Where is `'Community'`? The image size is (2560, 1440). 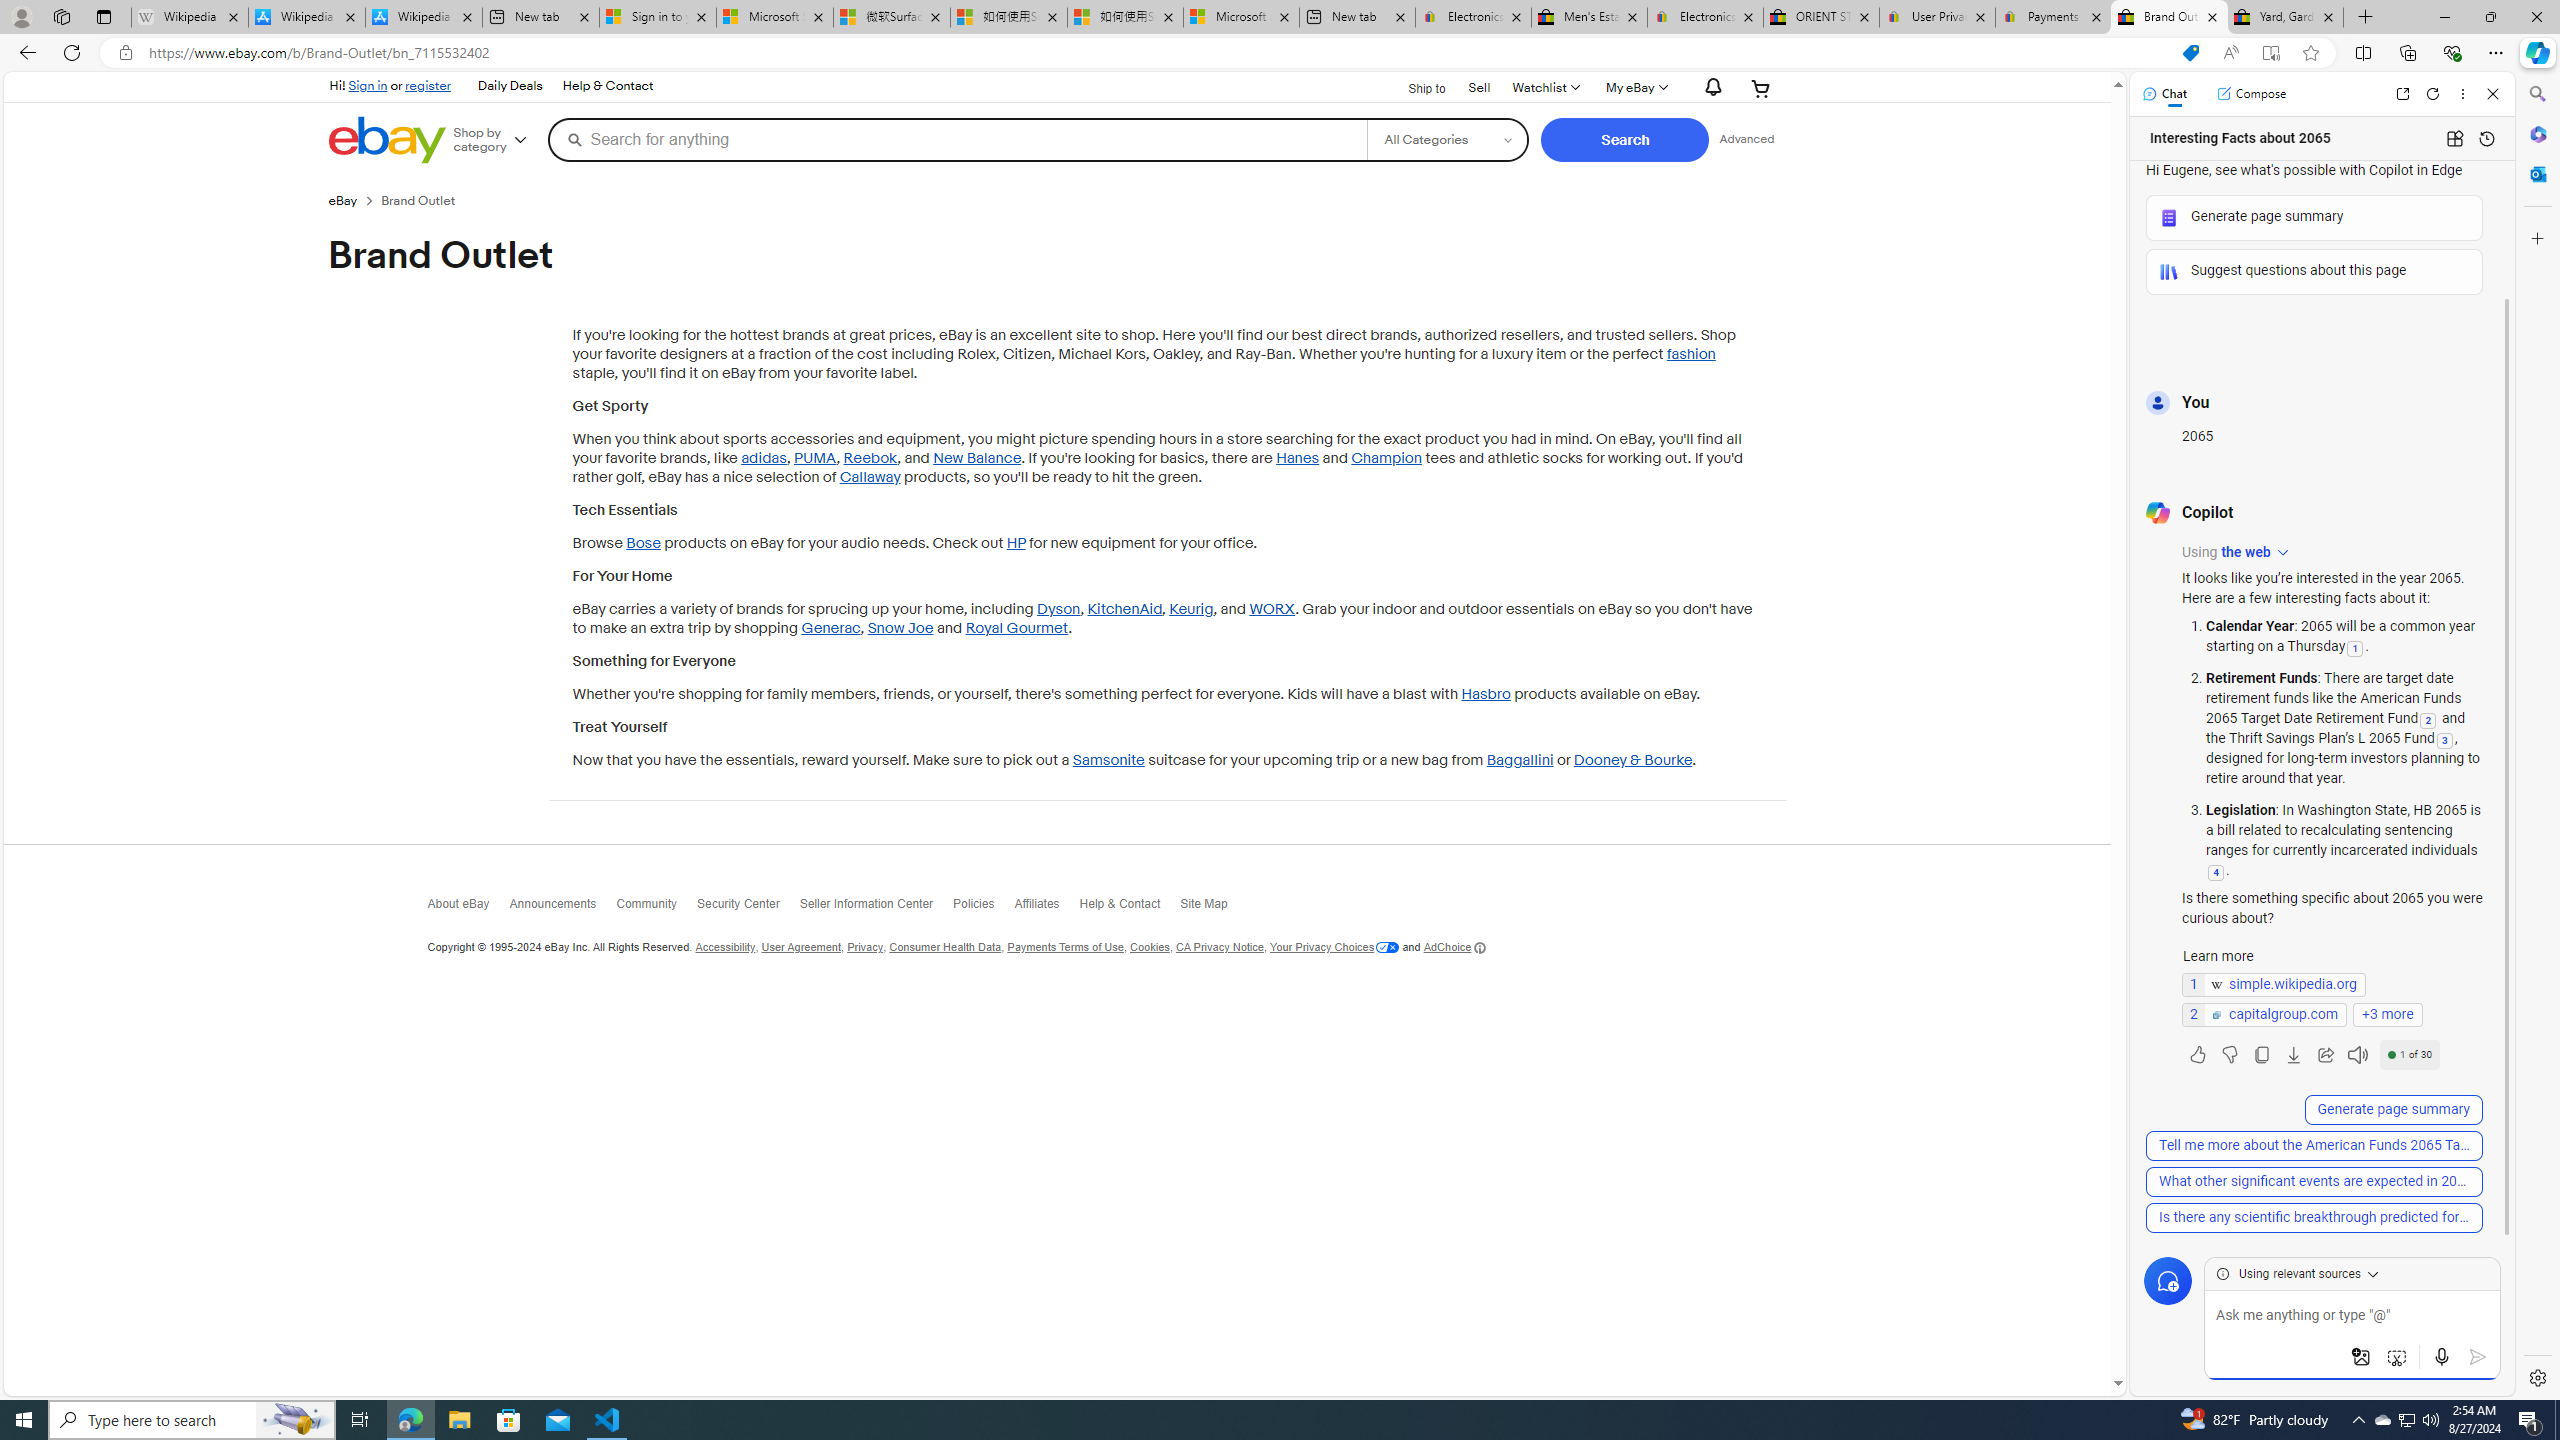
'Community' is located at coordinates (656, 907).